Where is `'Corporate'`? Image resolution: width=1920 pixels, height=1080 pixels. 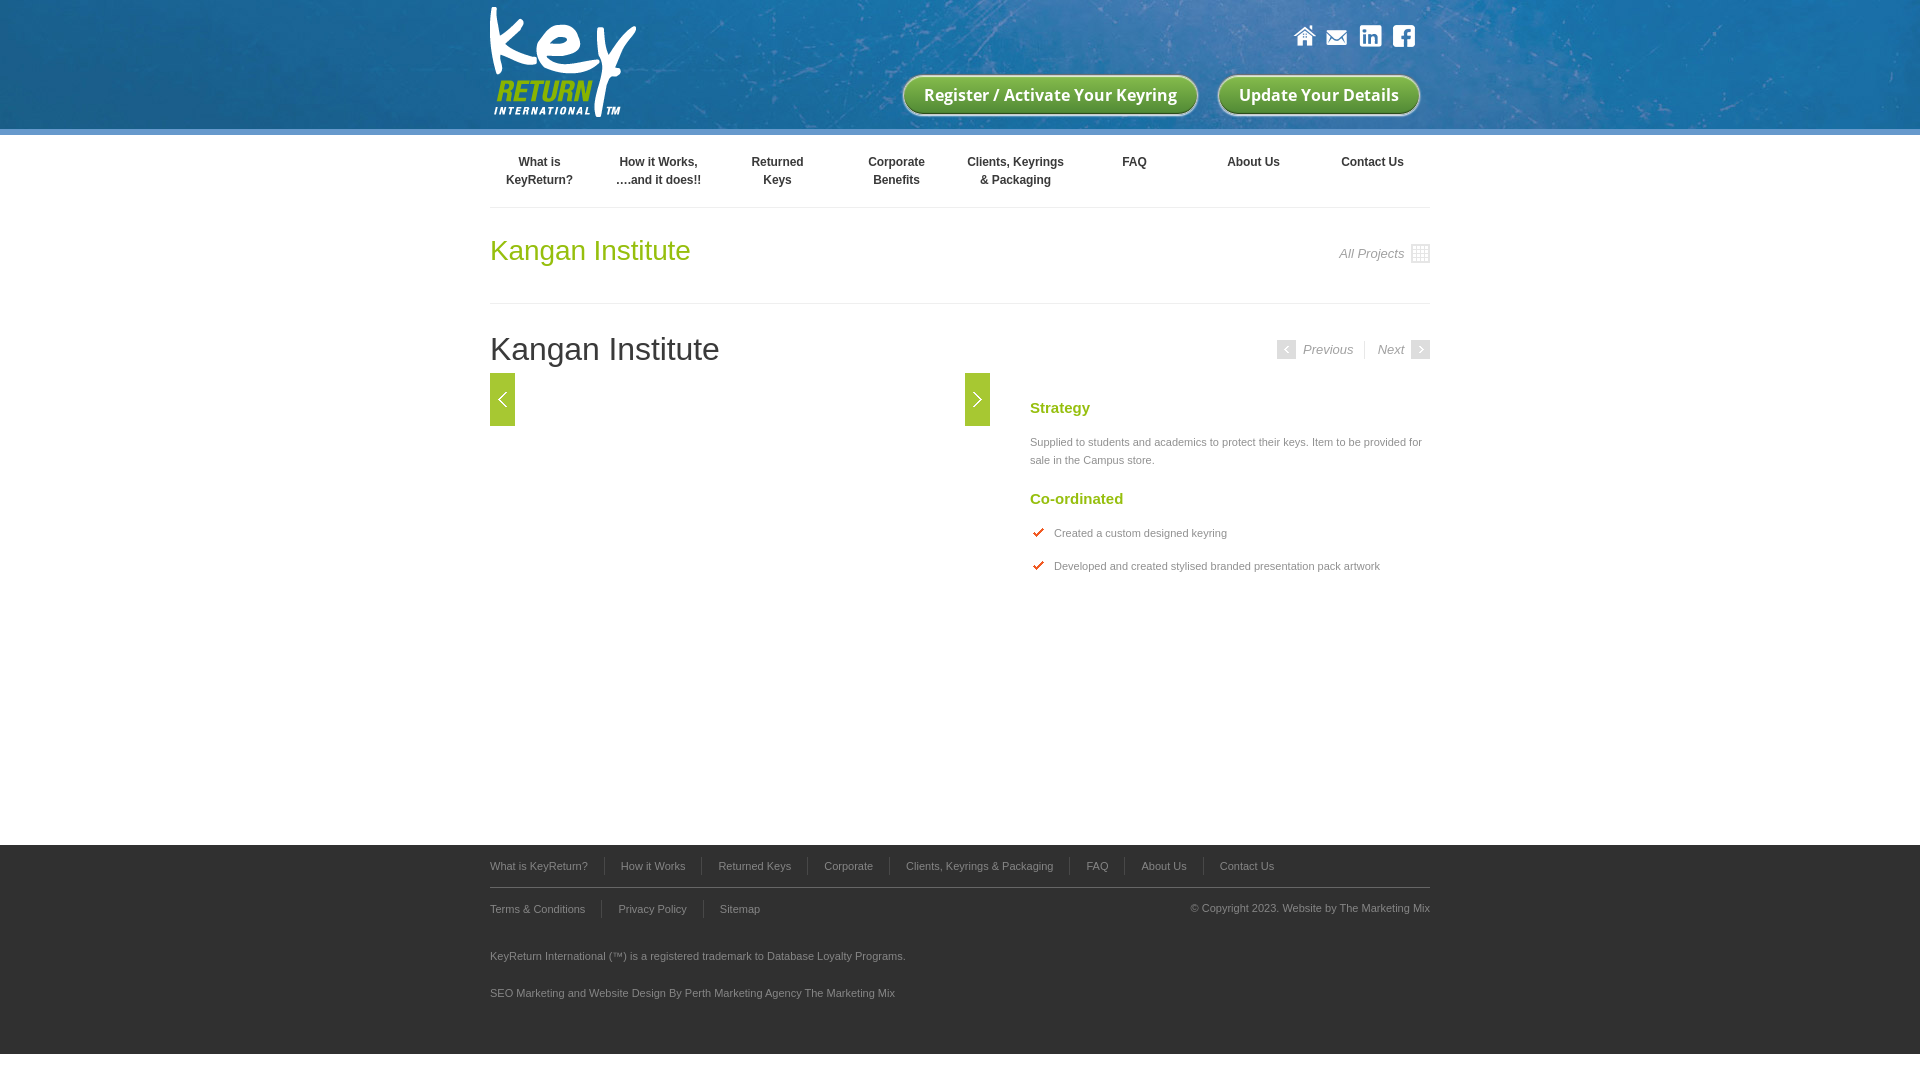
'Corporate' is located at coordinates (848, 865).